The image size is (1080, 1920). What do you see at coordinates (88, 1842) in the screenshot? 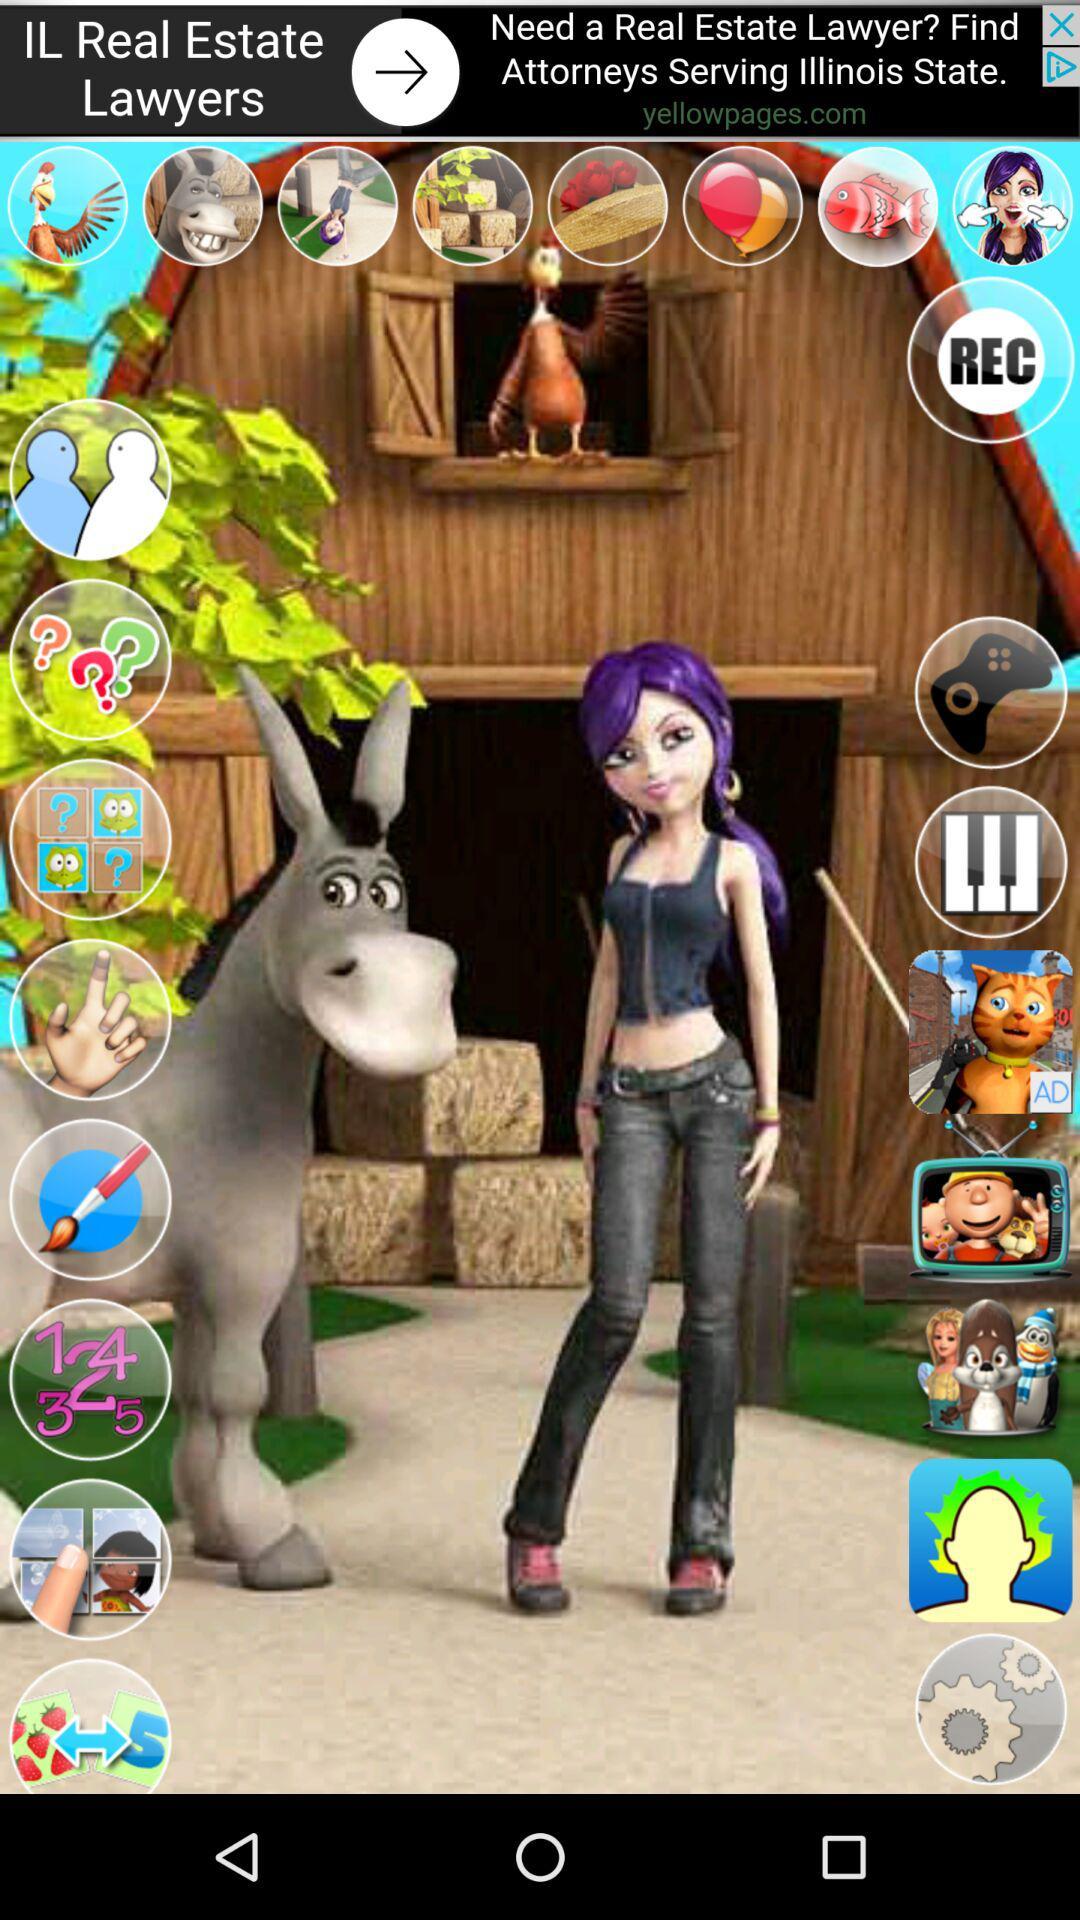
I see `the swap icon` at bounding box center [88, 1842].